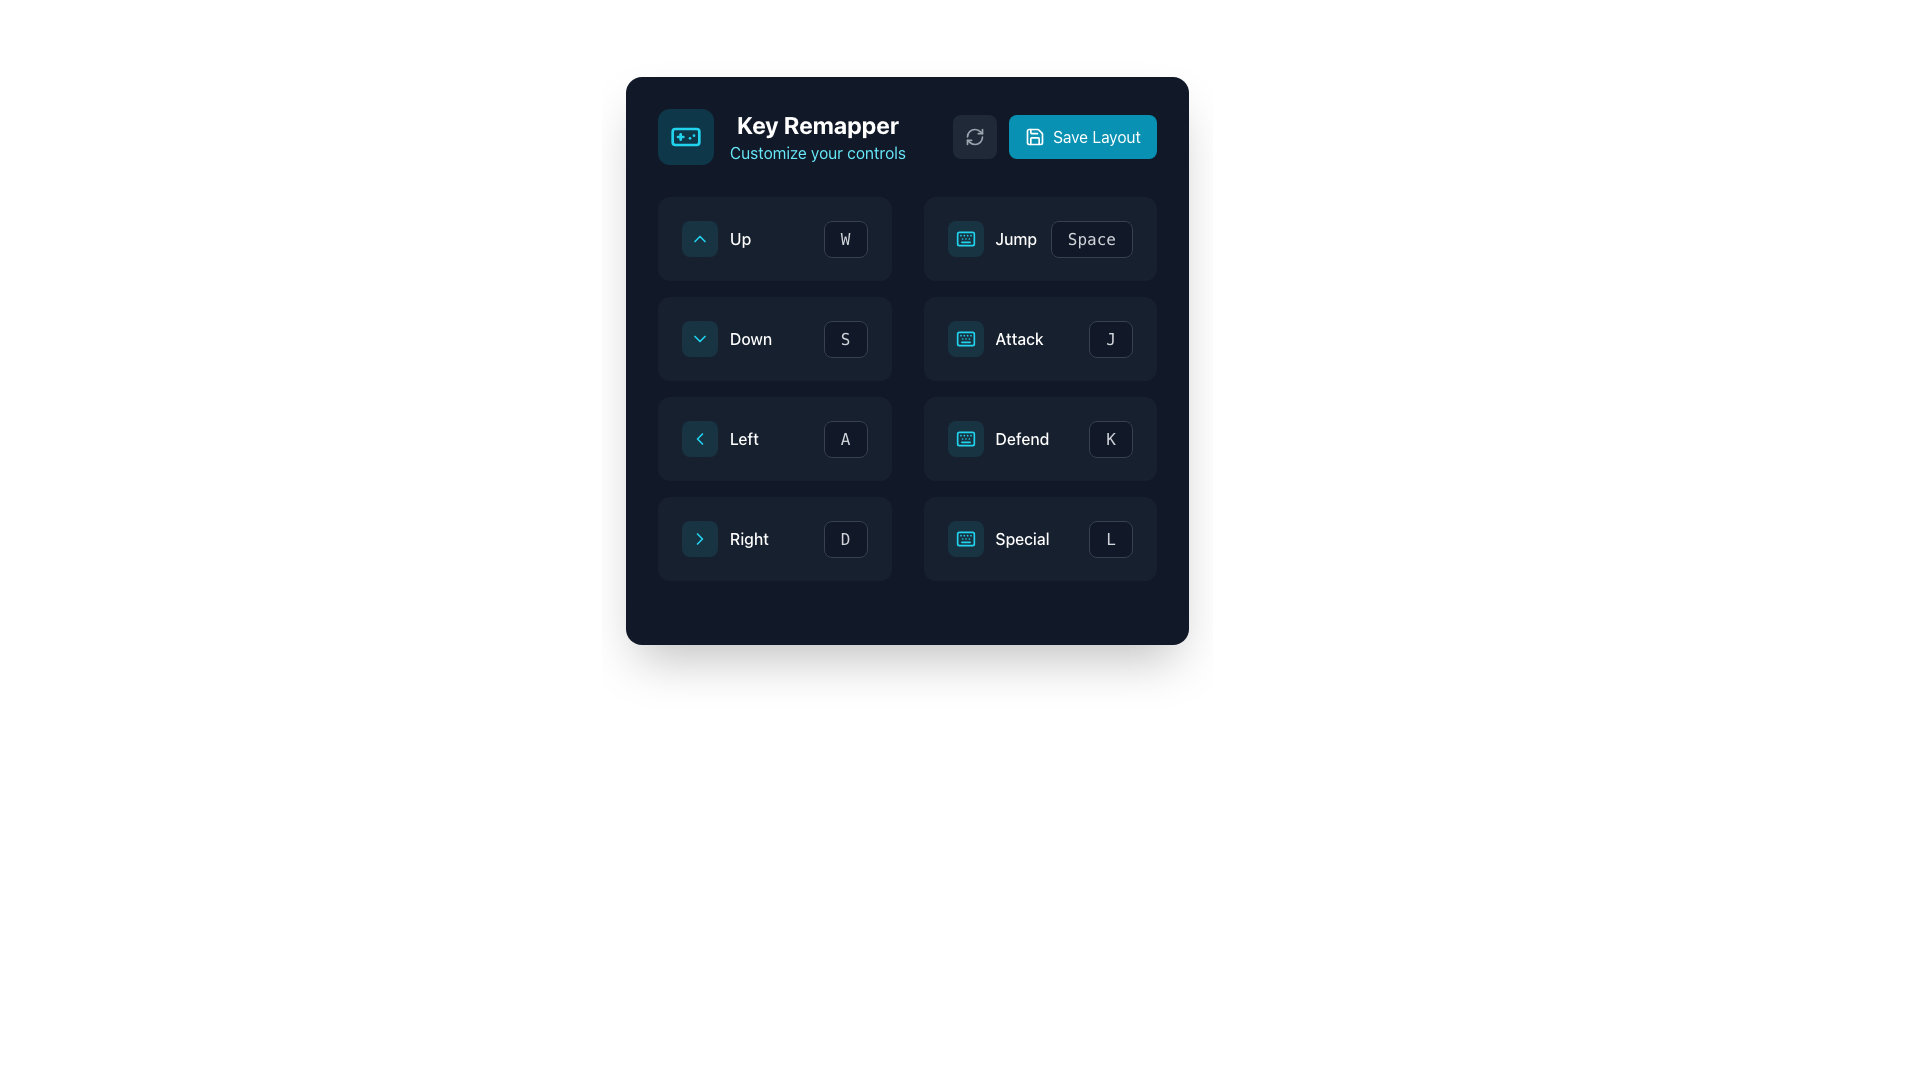  What do you see at coordinates (1040, 238) in the screenshot?
I see `the composite element consisting of the 'Jump' label and 'Space' button` at bounding box center [1040, 238].